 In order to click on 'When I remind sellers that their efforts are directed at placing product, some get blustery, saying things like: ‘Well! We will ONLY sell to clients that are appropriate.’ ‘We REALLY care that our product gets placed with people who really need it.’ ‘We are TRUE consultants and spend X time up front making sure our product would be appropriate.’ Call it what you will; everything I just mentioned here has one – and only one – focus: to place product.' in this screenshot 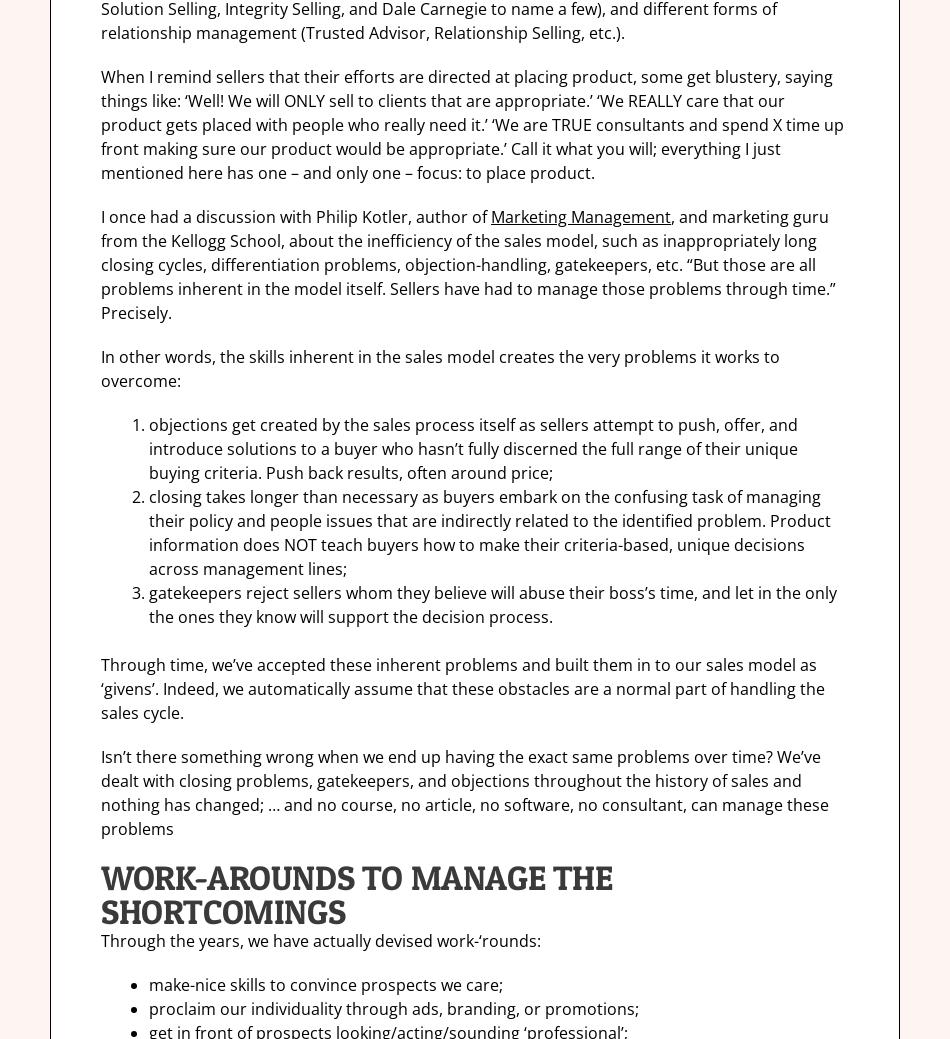, I will do `click(471, 123)`.